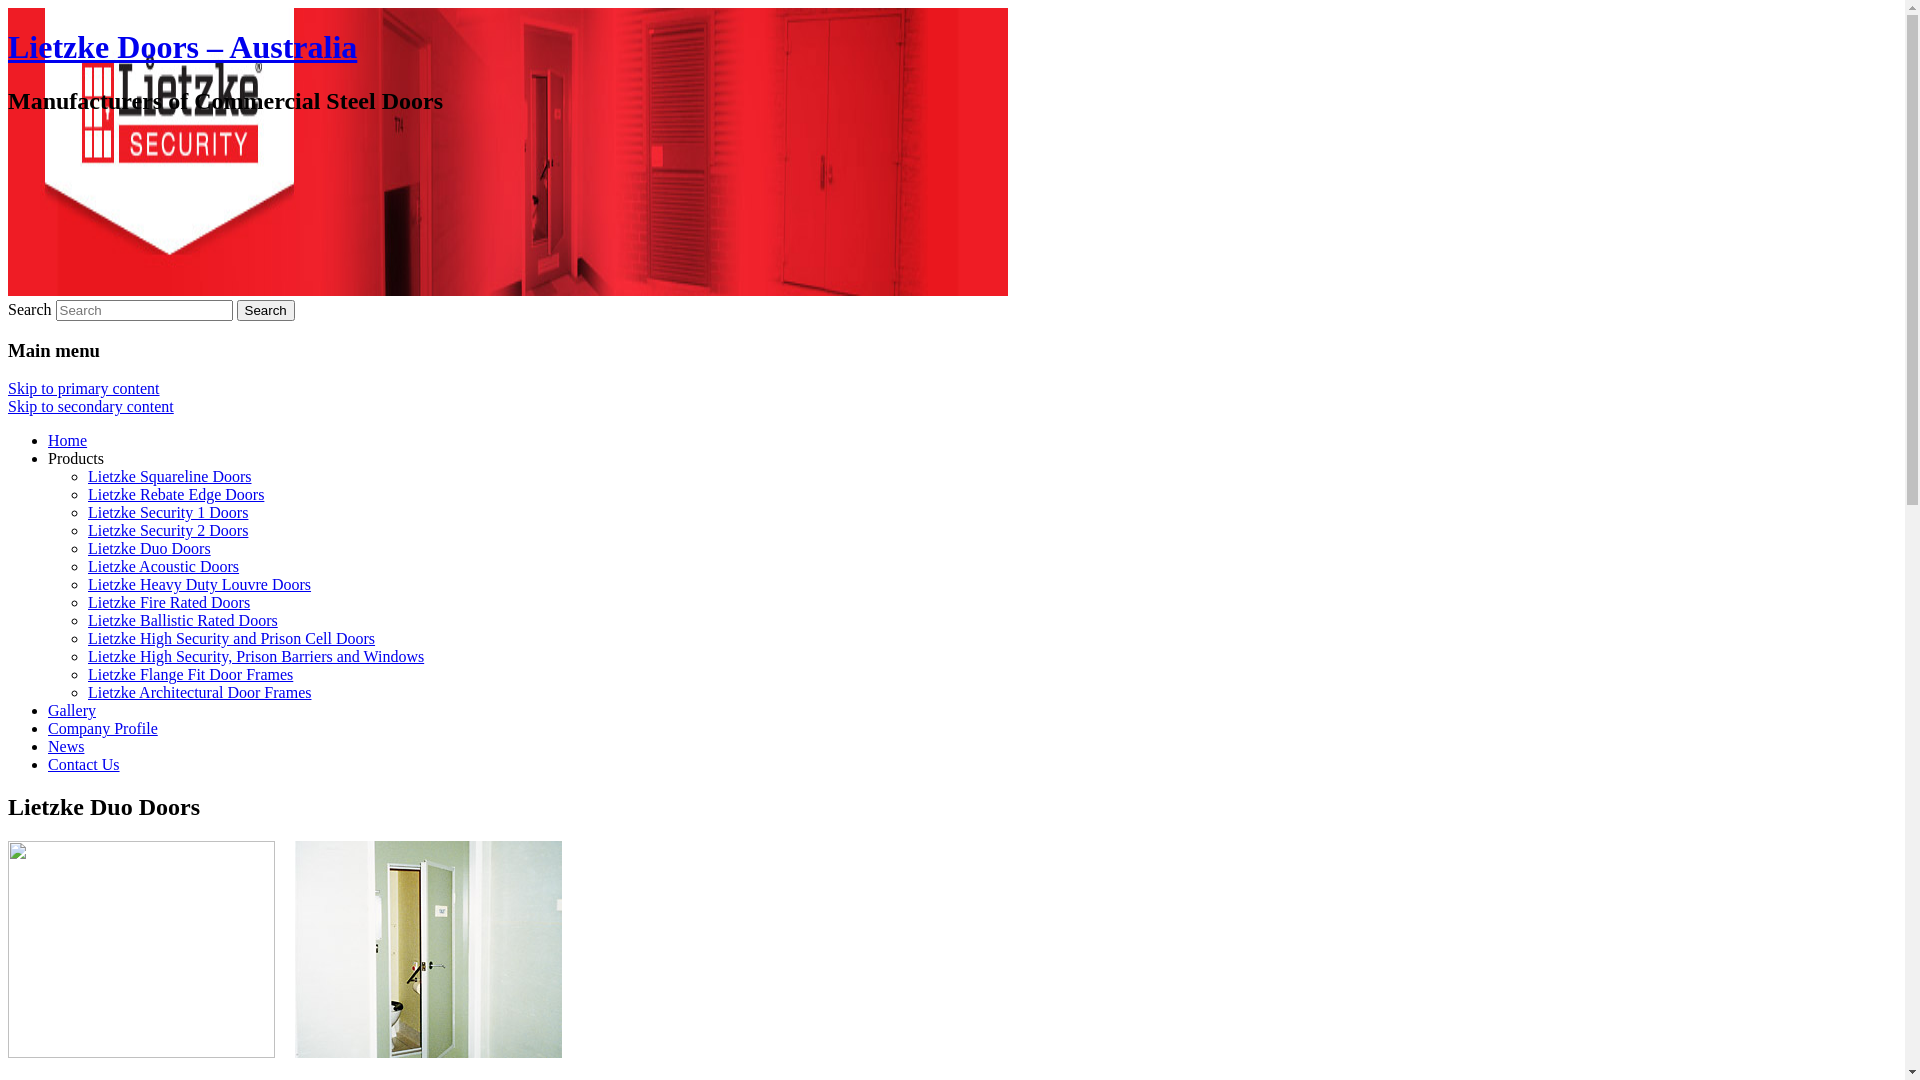 The image size is (1920, 1080). What do you see at coordinates (82, 388) in the screenshot?
I see `'Skip to primary content'` at bounding box center [82, 388].